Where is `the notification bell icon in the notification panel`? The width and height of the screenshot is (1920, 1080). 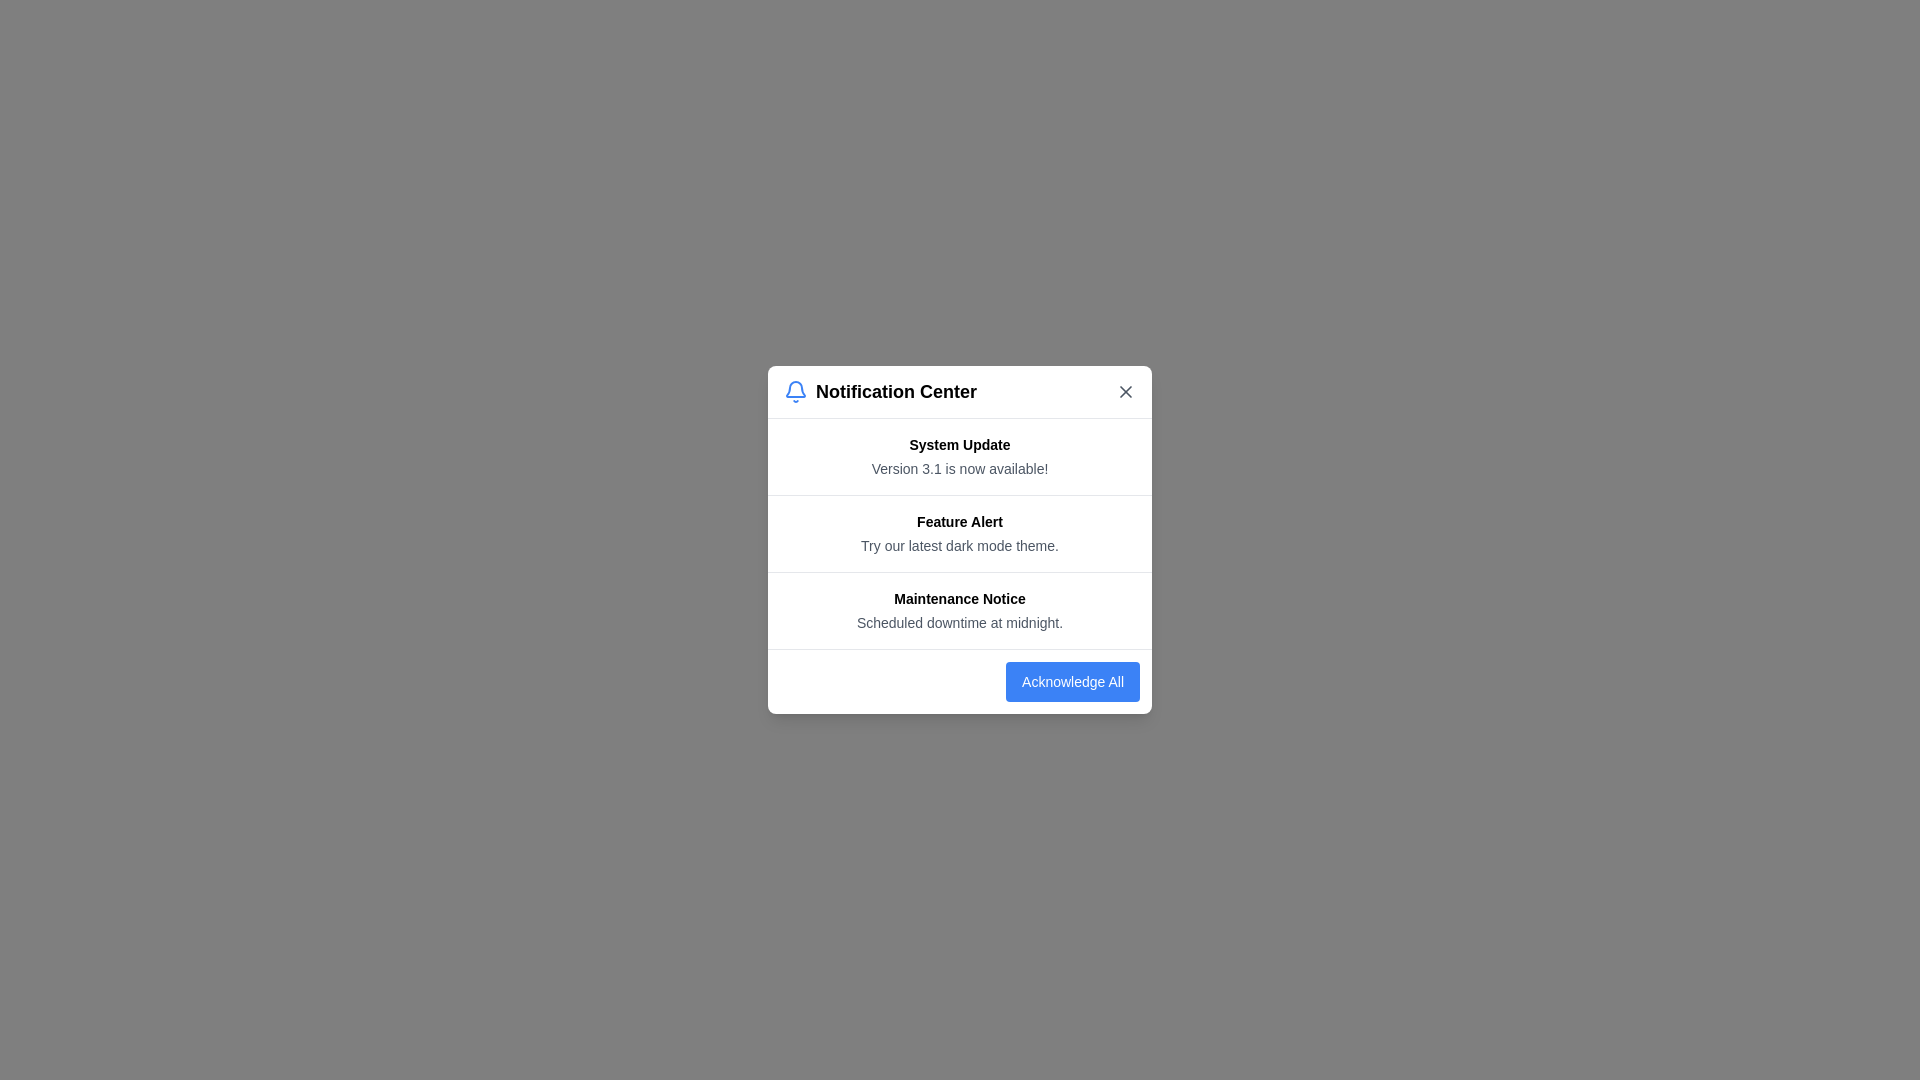
the notification bell icon in the notification panel is located at coordinates (795, 392).